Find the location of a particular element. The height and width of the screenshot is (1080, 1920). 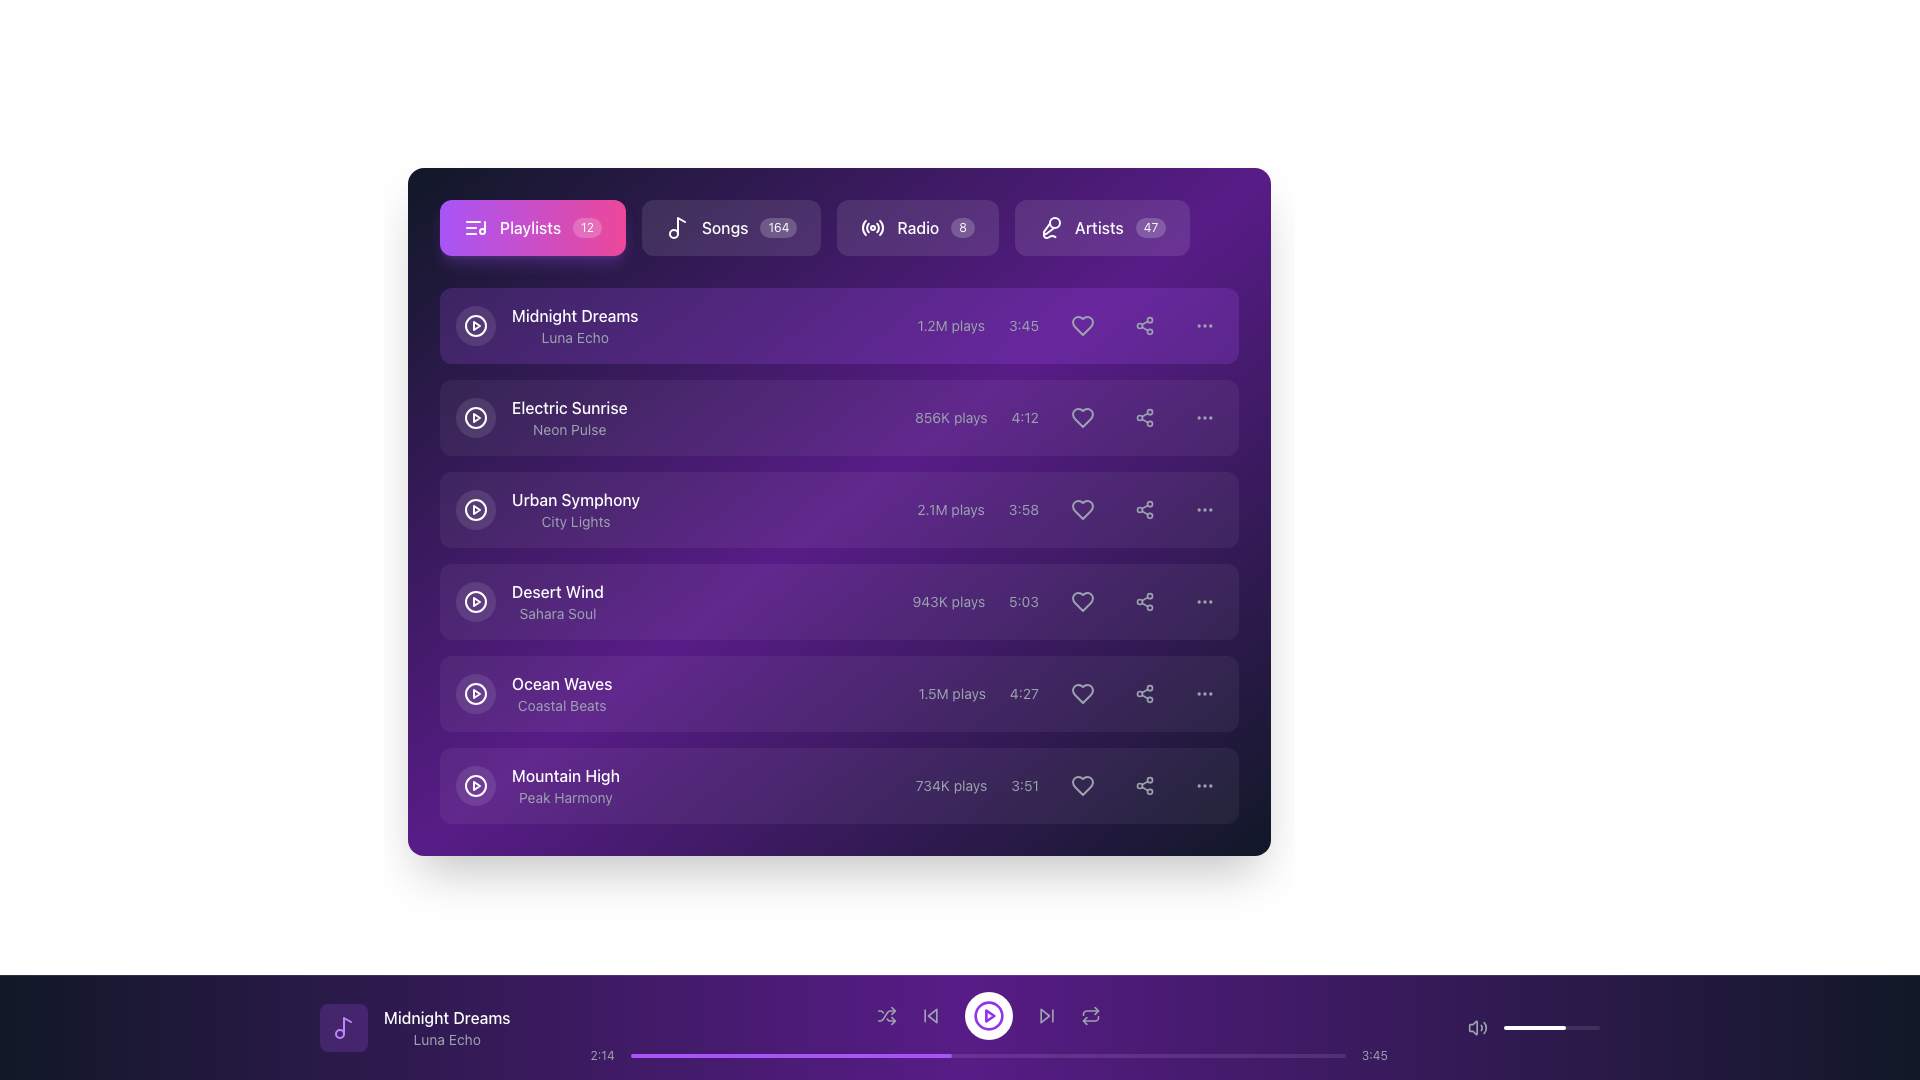

the music or sound-related graphical icon located at the bottom left corner of the application interface, part of the playback controls is located at coordinates (347, 1026).